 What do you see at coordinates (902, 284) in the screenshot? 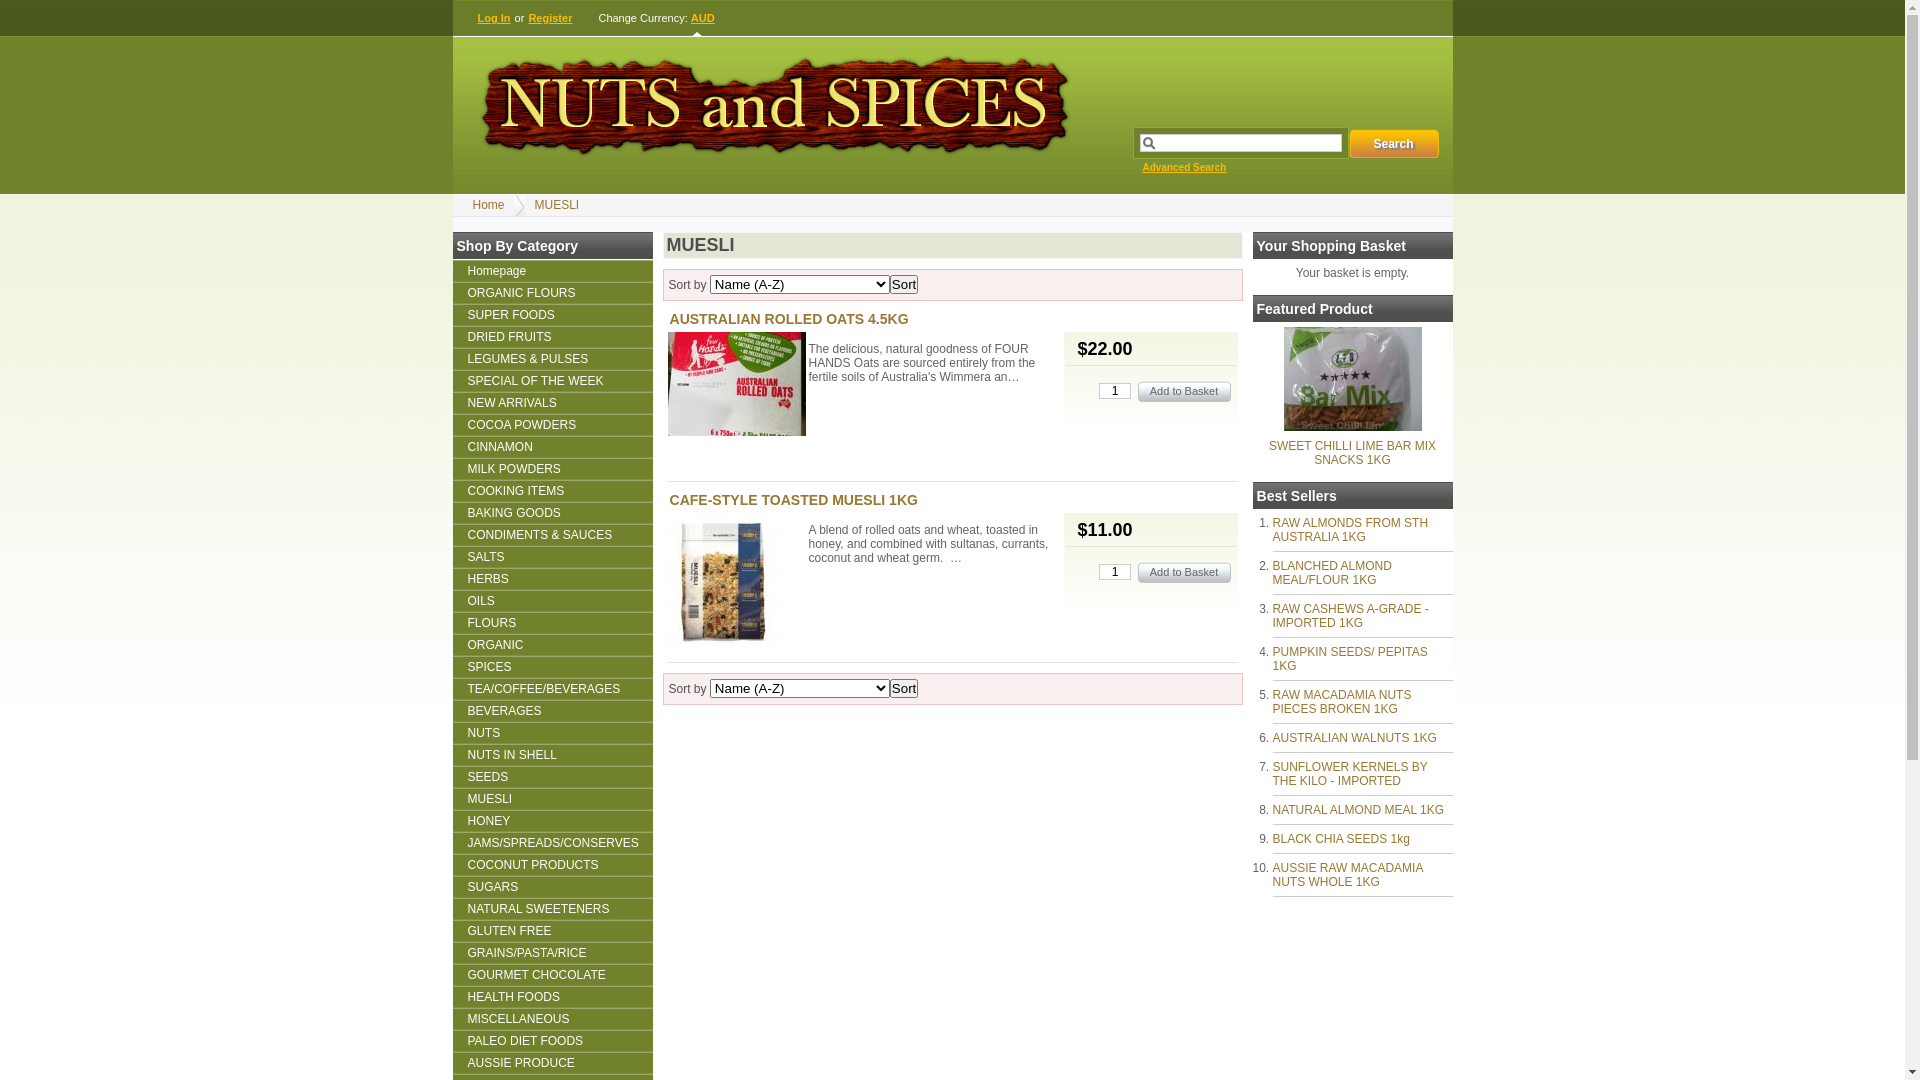
I see `'Sort'` at bounding box center [902, 284].